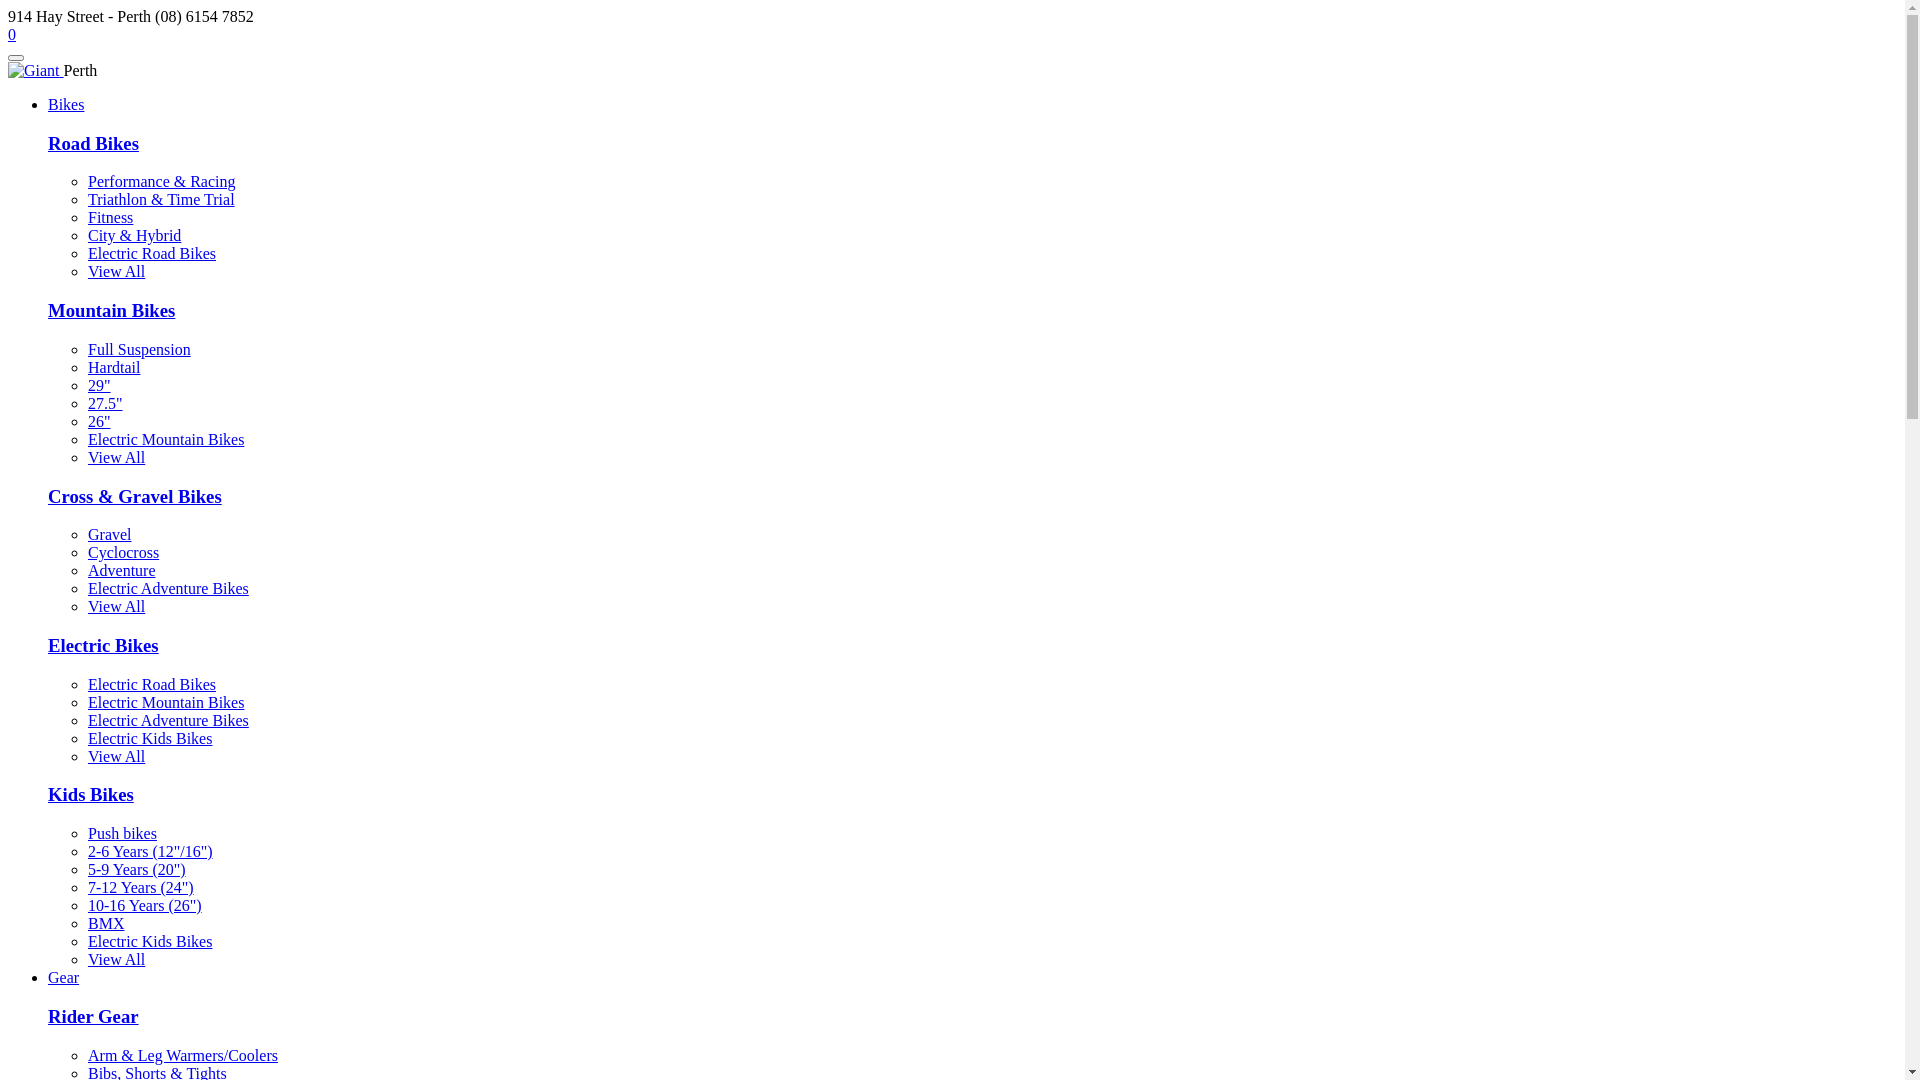  What do you see at coordinates (115, 756) in the screenshot?
I see `'View All'` at bounding box center [115, 756].